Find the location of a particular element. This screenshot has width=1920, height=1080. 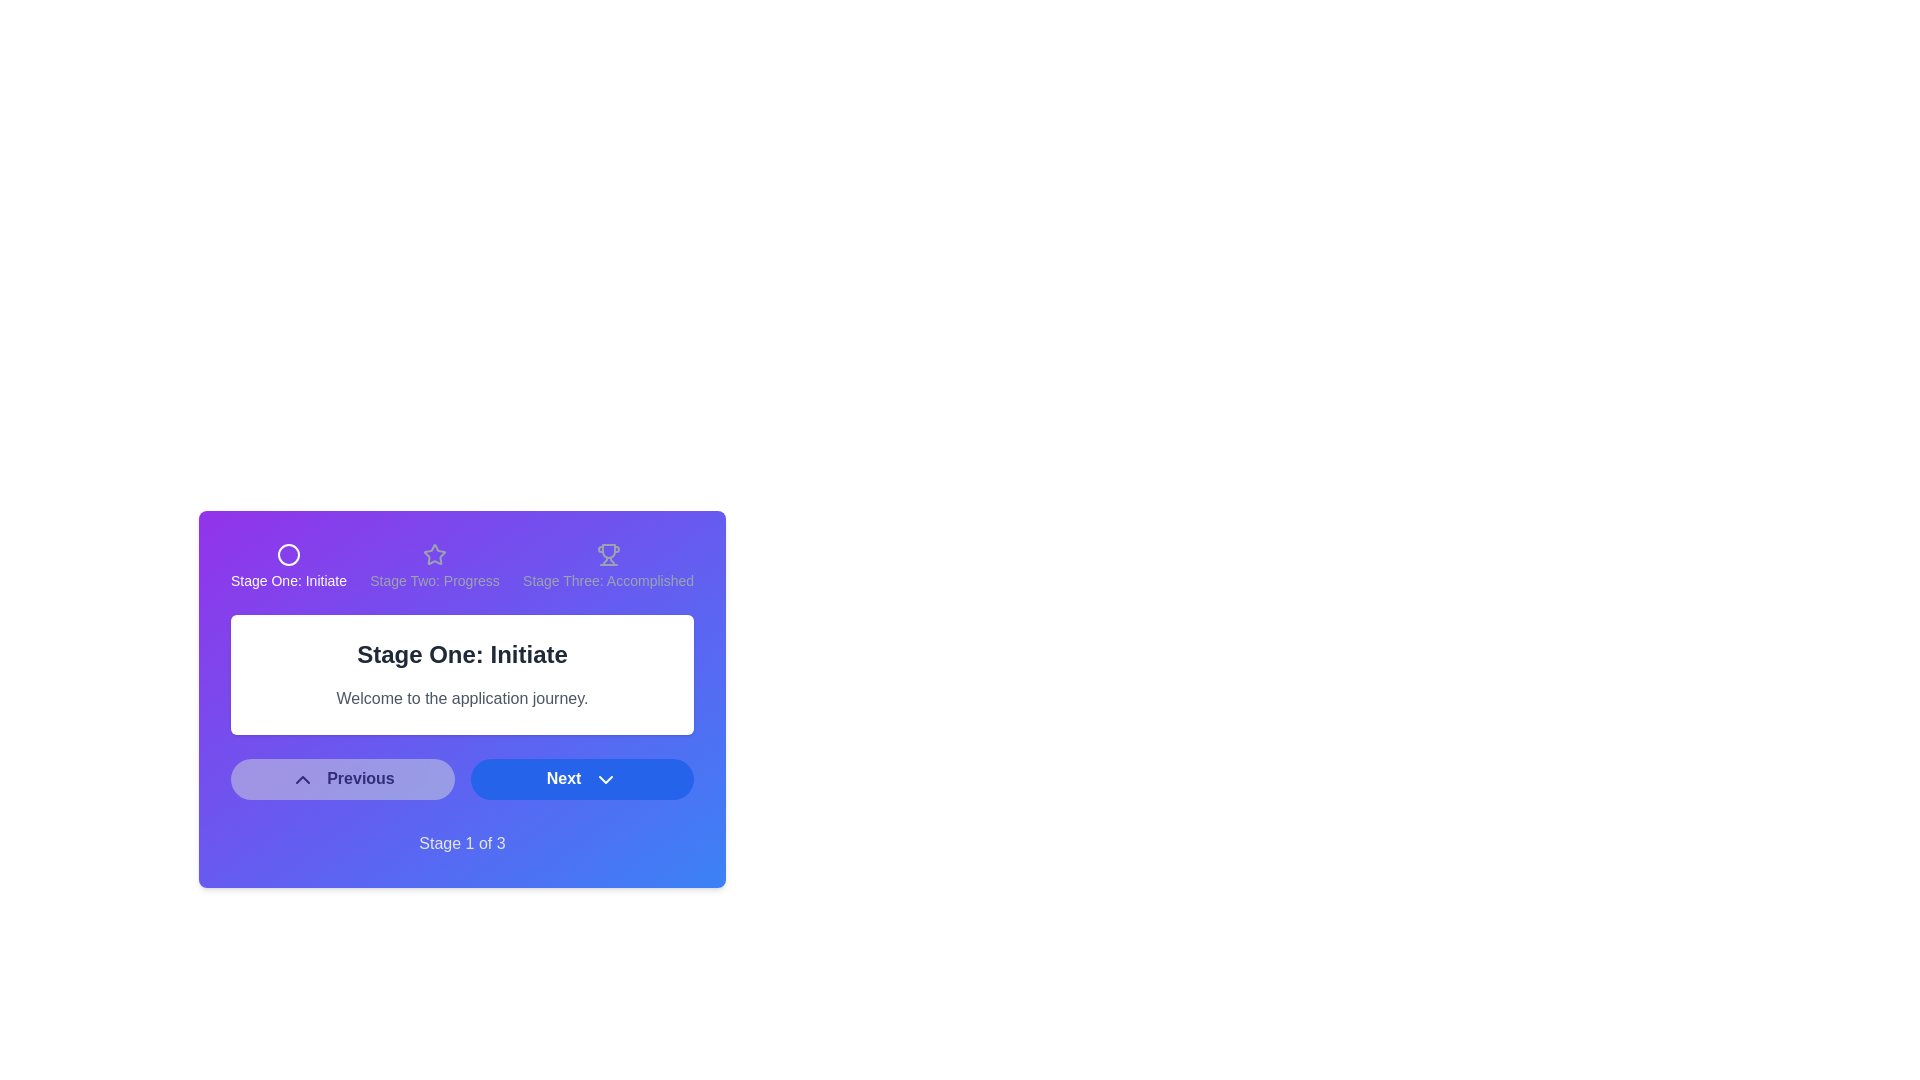

the downward-facing chevron icon within the blue 'Next' button is located at coordinates (604, 778).